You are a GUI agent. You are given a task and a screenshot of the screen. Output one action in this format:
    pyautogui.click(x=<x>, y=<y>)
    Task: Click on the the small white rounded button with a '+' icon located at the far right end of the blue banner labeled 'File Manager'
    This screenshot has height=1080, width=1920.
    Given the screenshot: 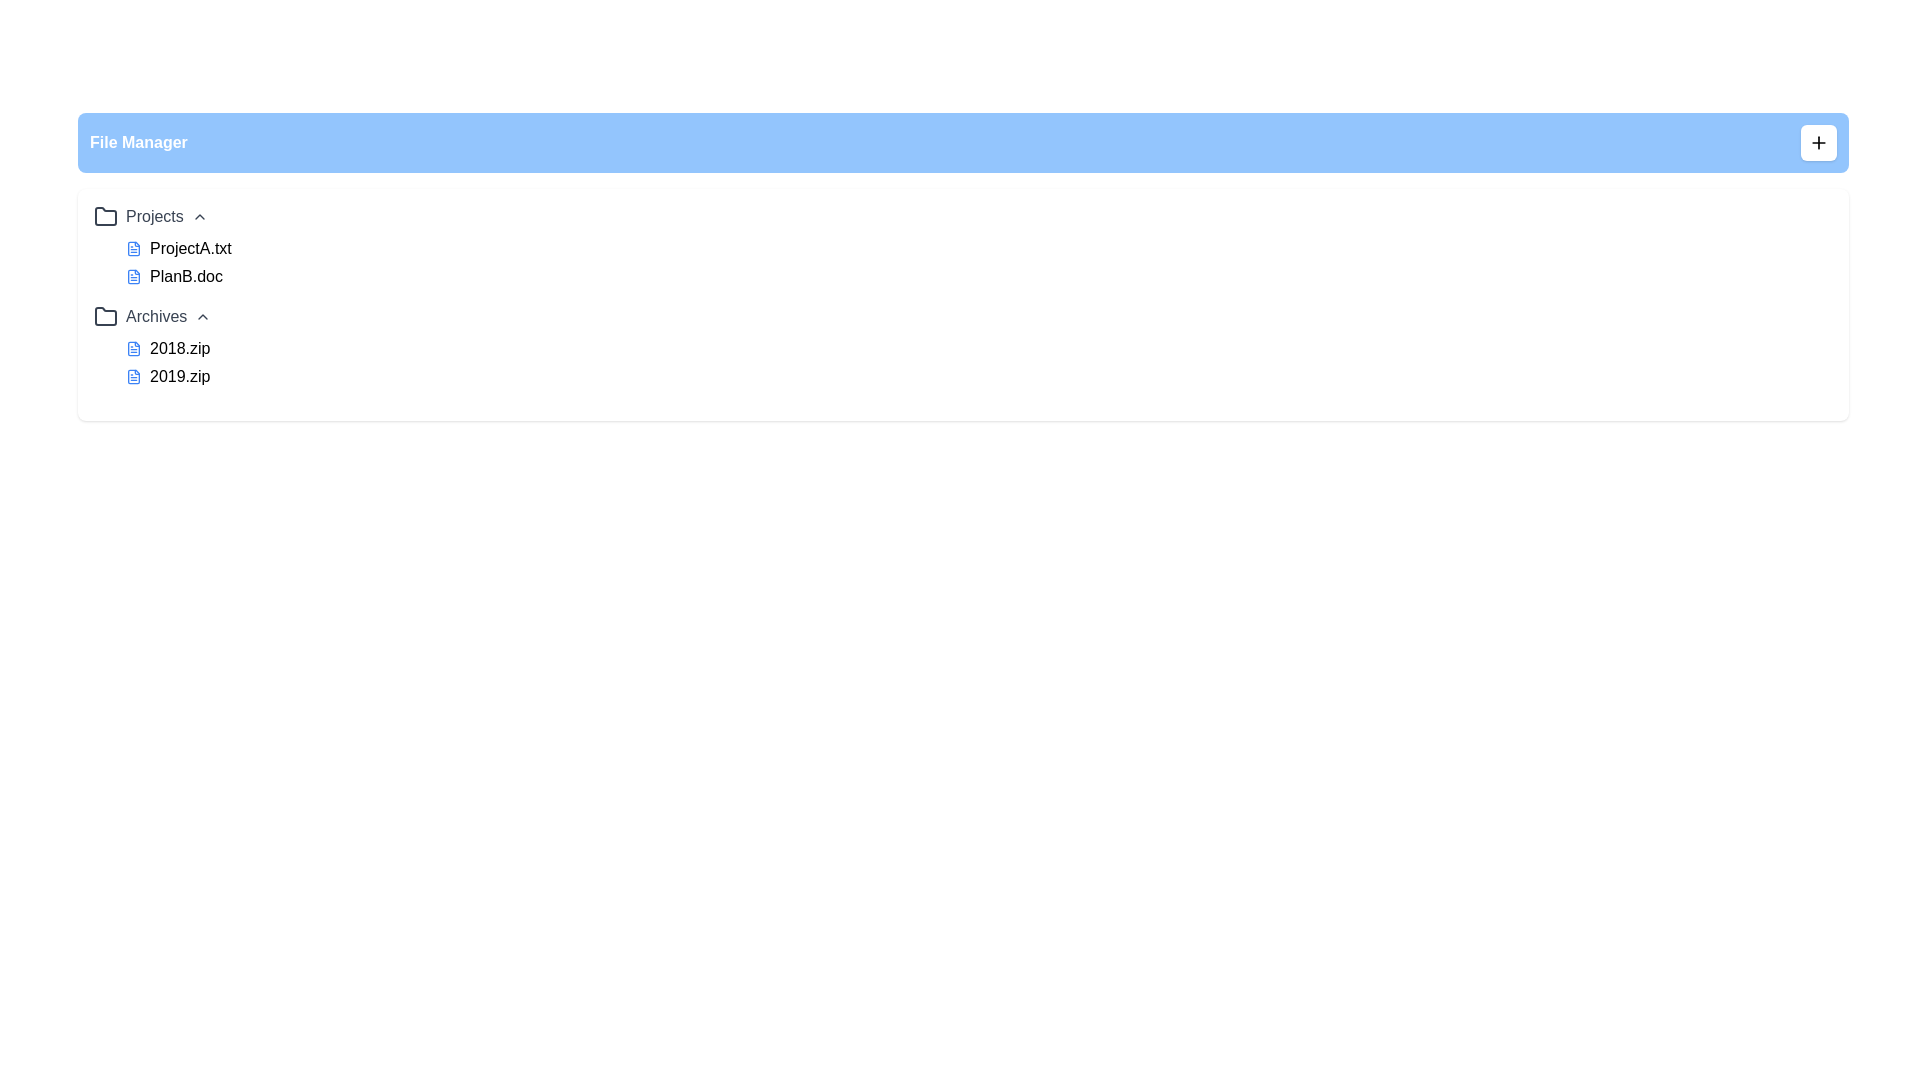 What is the action you would take?
    pyautogui.click(x=1819, y=141)
    